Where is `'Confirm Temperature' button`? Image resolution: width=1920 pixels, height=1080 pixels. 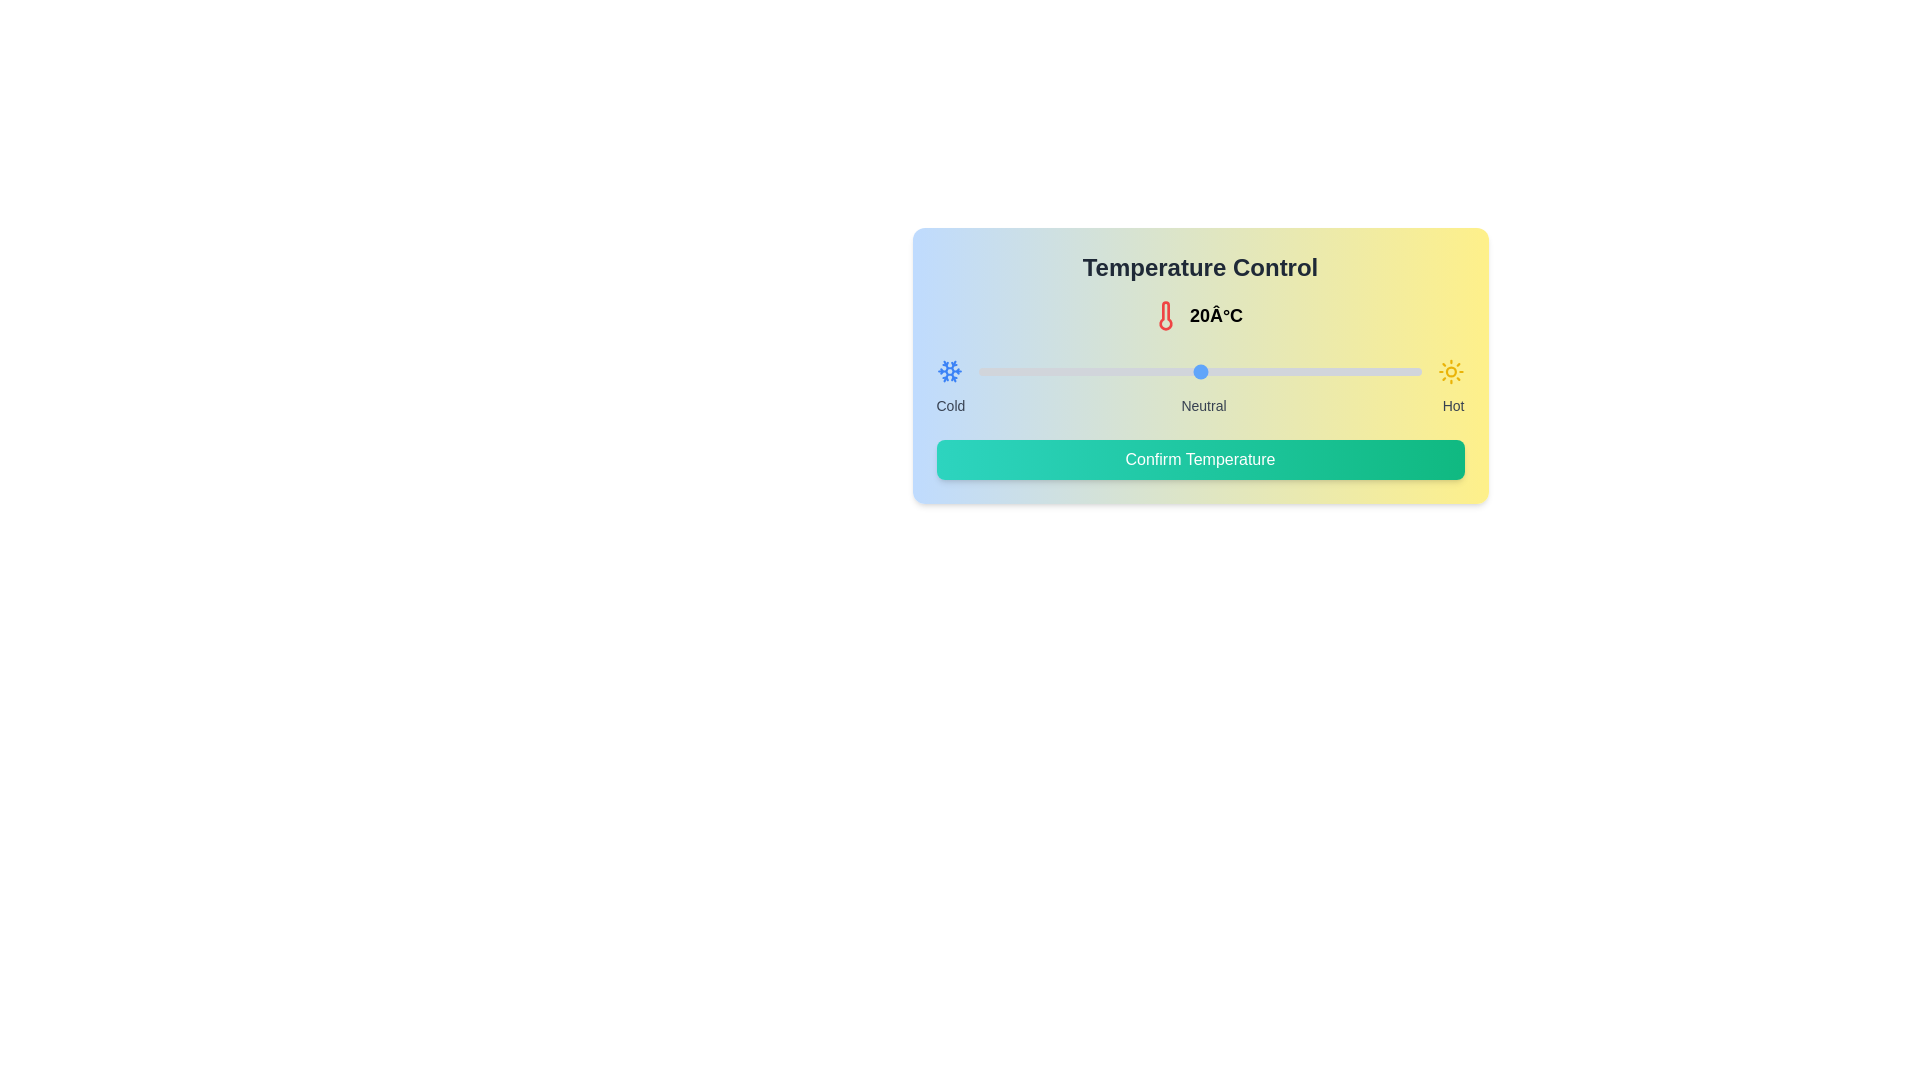 'Confirm Temperature' button is located at coordinates (1200, 459).